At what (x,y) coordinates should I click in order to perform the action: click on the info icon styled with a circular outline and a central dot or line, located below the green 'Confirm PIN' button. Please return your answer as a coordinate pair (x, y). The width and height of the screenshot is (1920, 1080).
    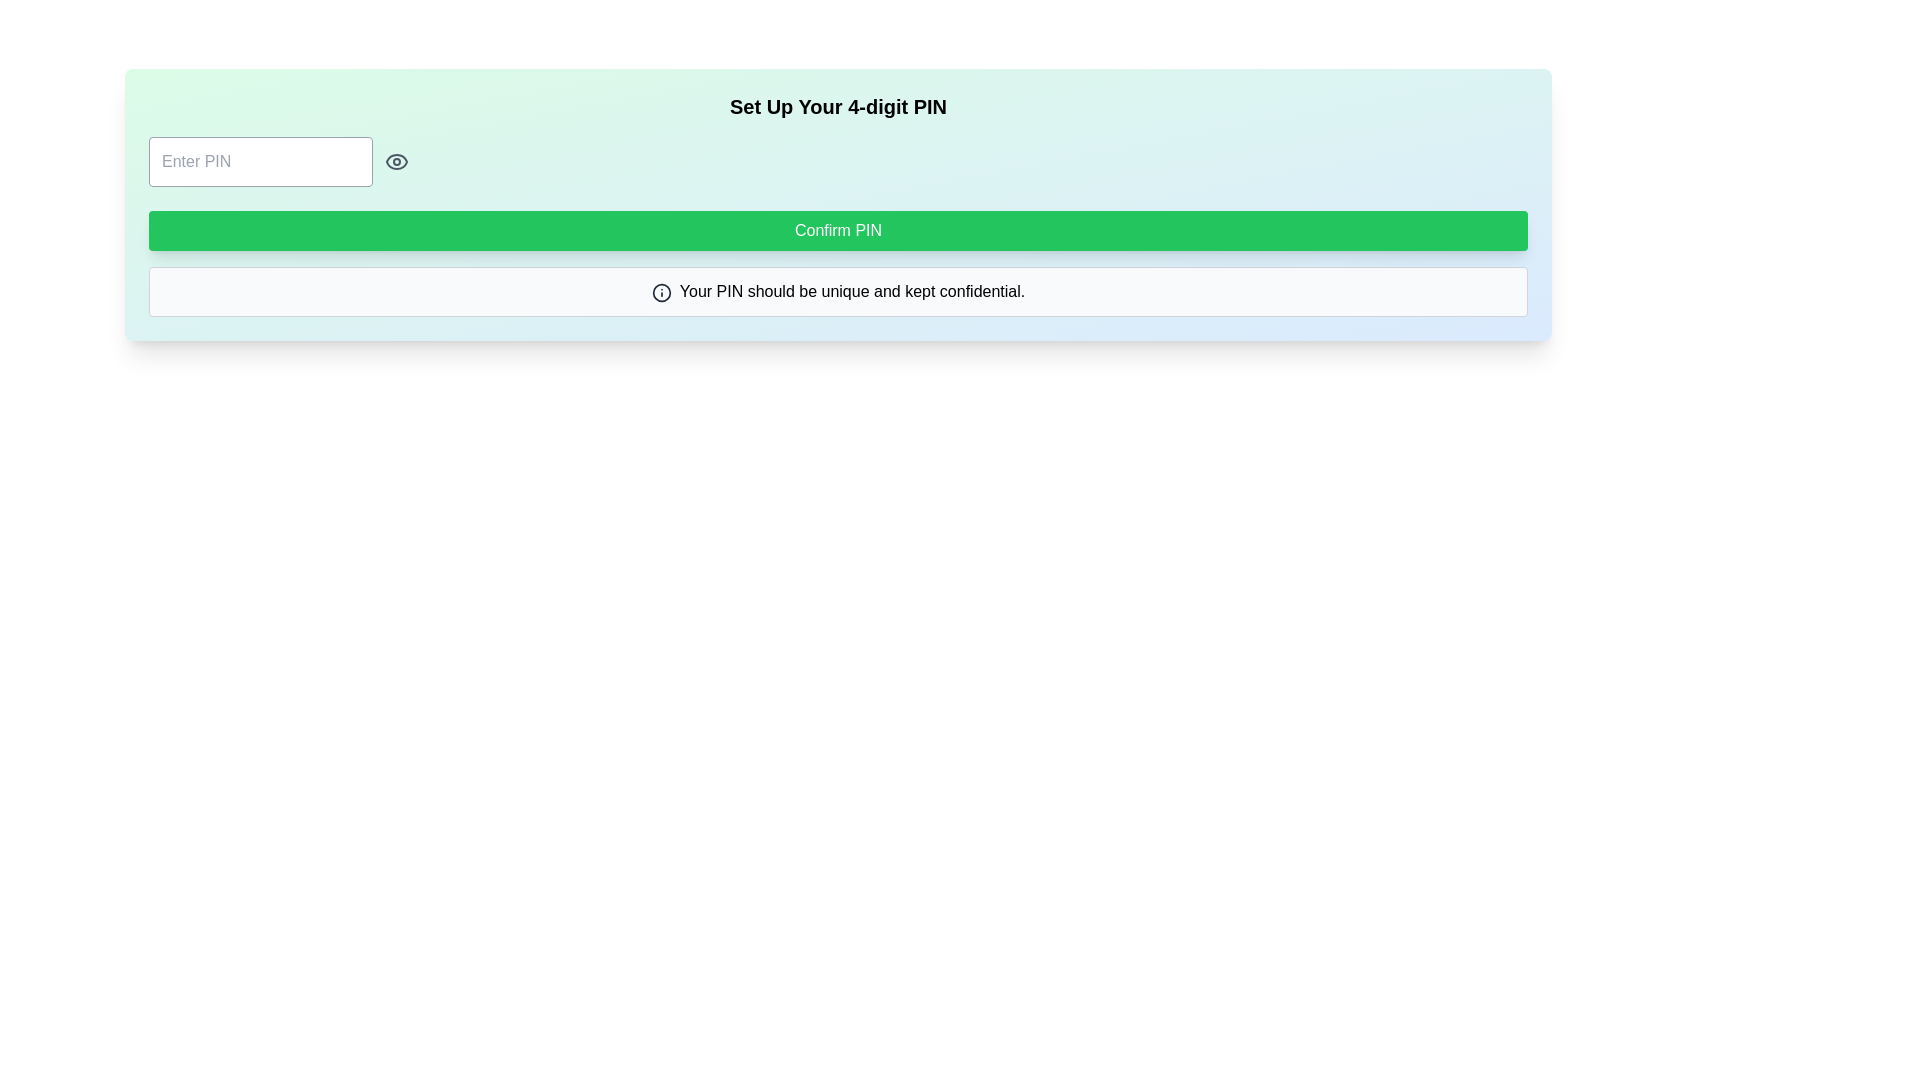
    Looking at the image, I should click on (661, 292).